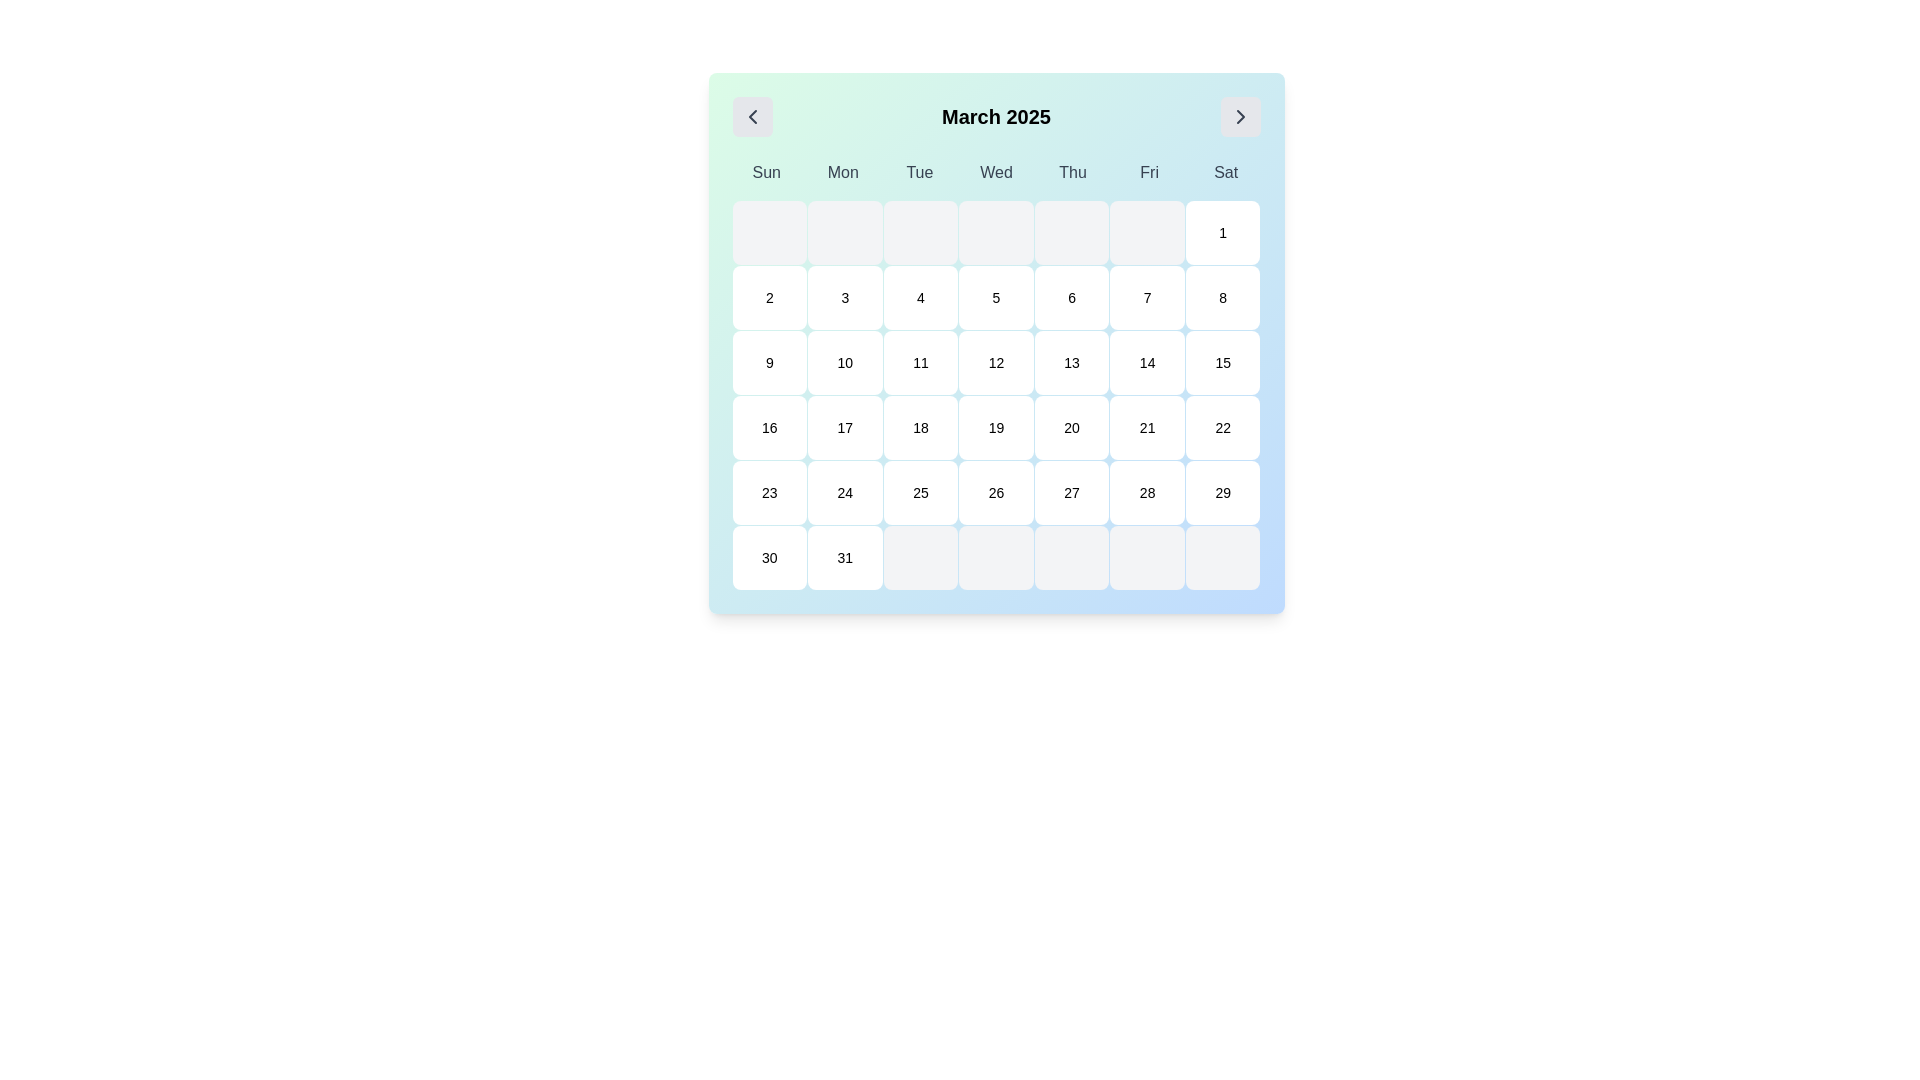  What do you see at coordinates (1147, 558) in the screenshot?
I see `the calendar cell representing Friday in the last row of the grid layout` at bounding box center [1147, 558].